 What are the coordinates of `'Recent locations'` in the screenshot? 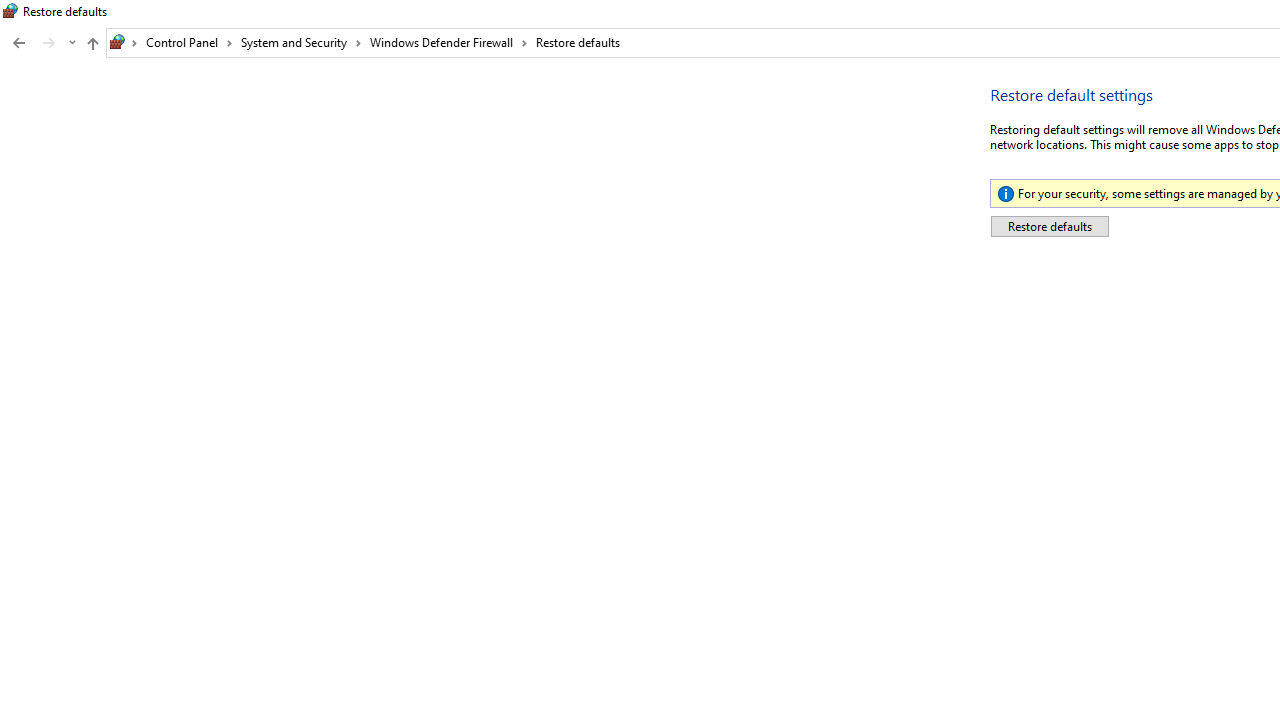 It's located at (71, 43).